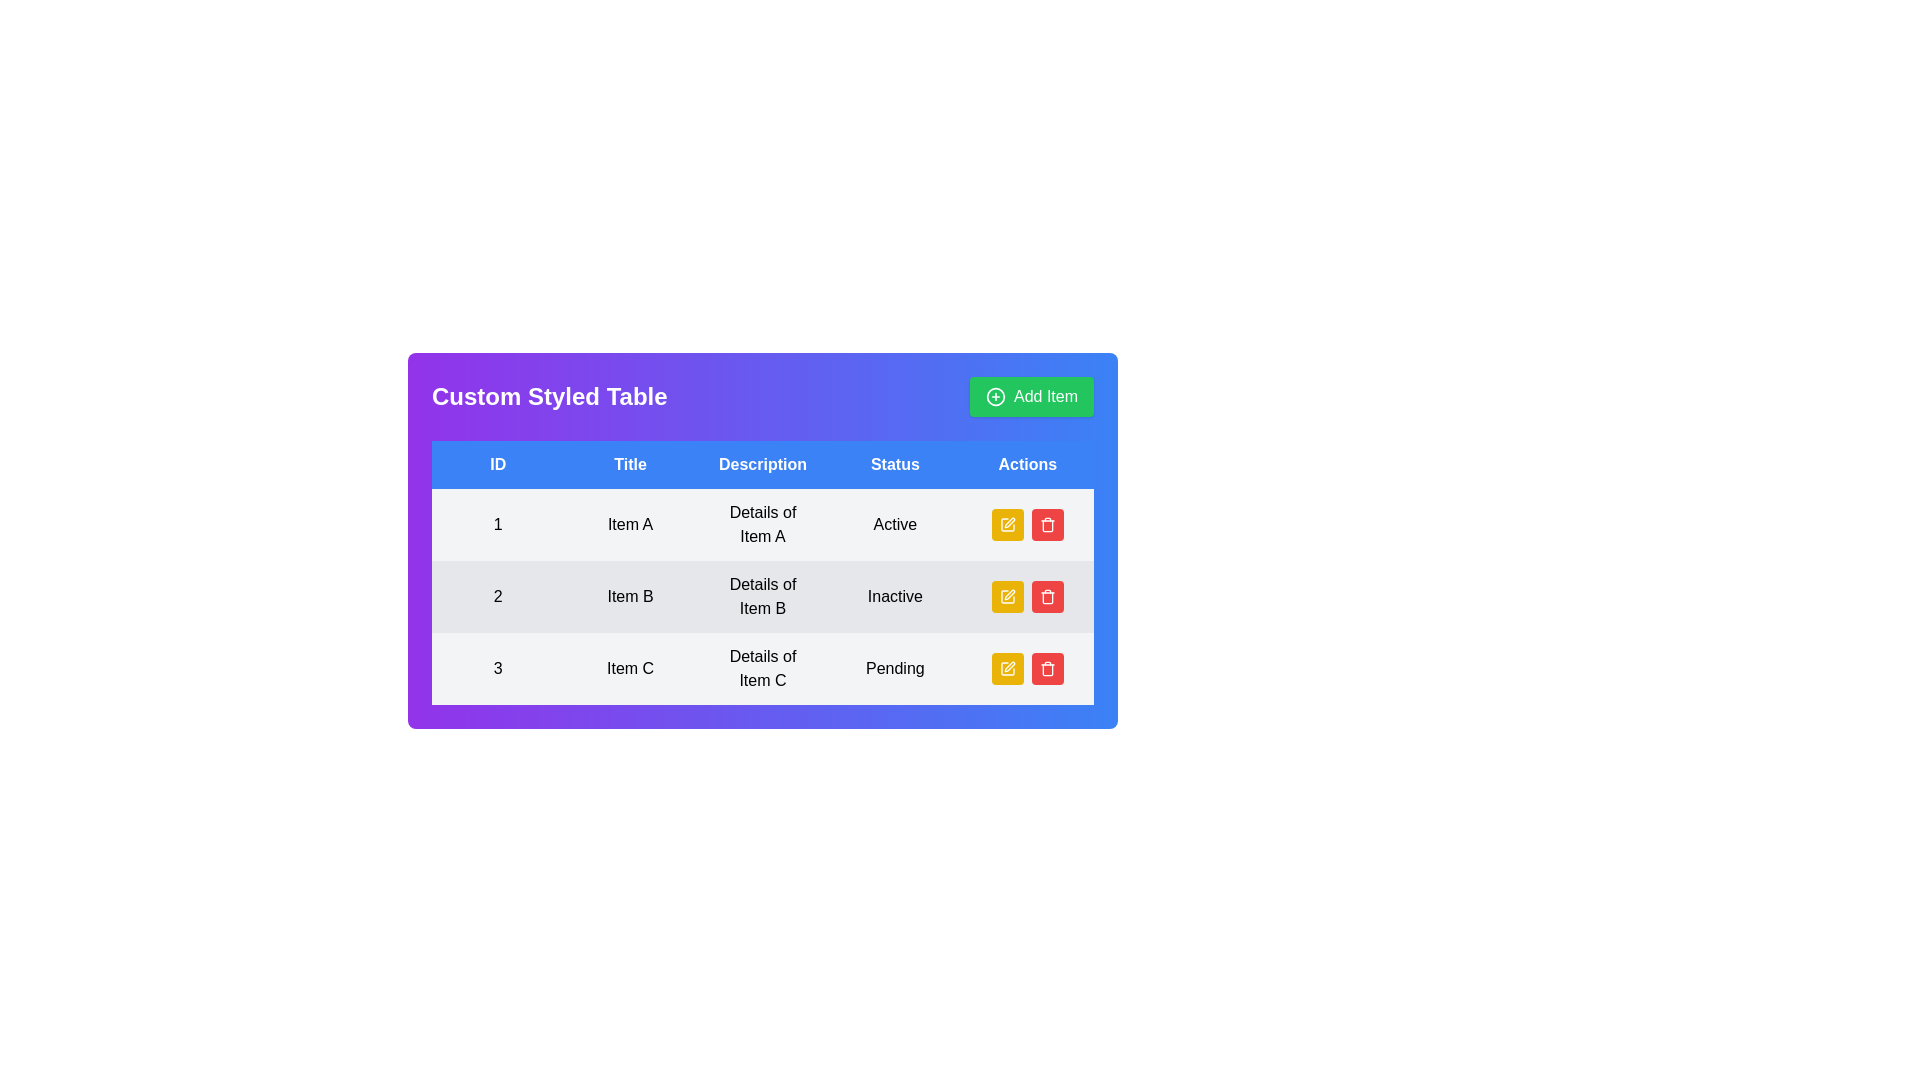  I want to click on the '+' icon within the 'Add Item' button, which signifies the action to add an item, so click(995, 397).